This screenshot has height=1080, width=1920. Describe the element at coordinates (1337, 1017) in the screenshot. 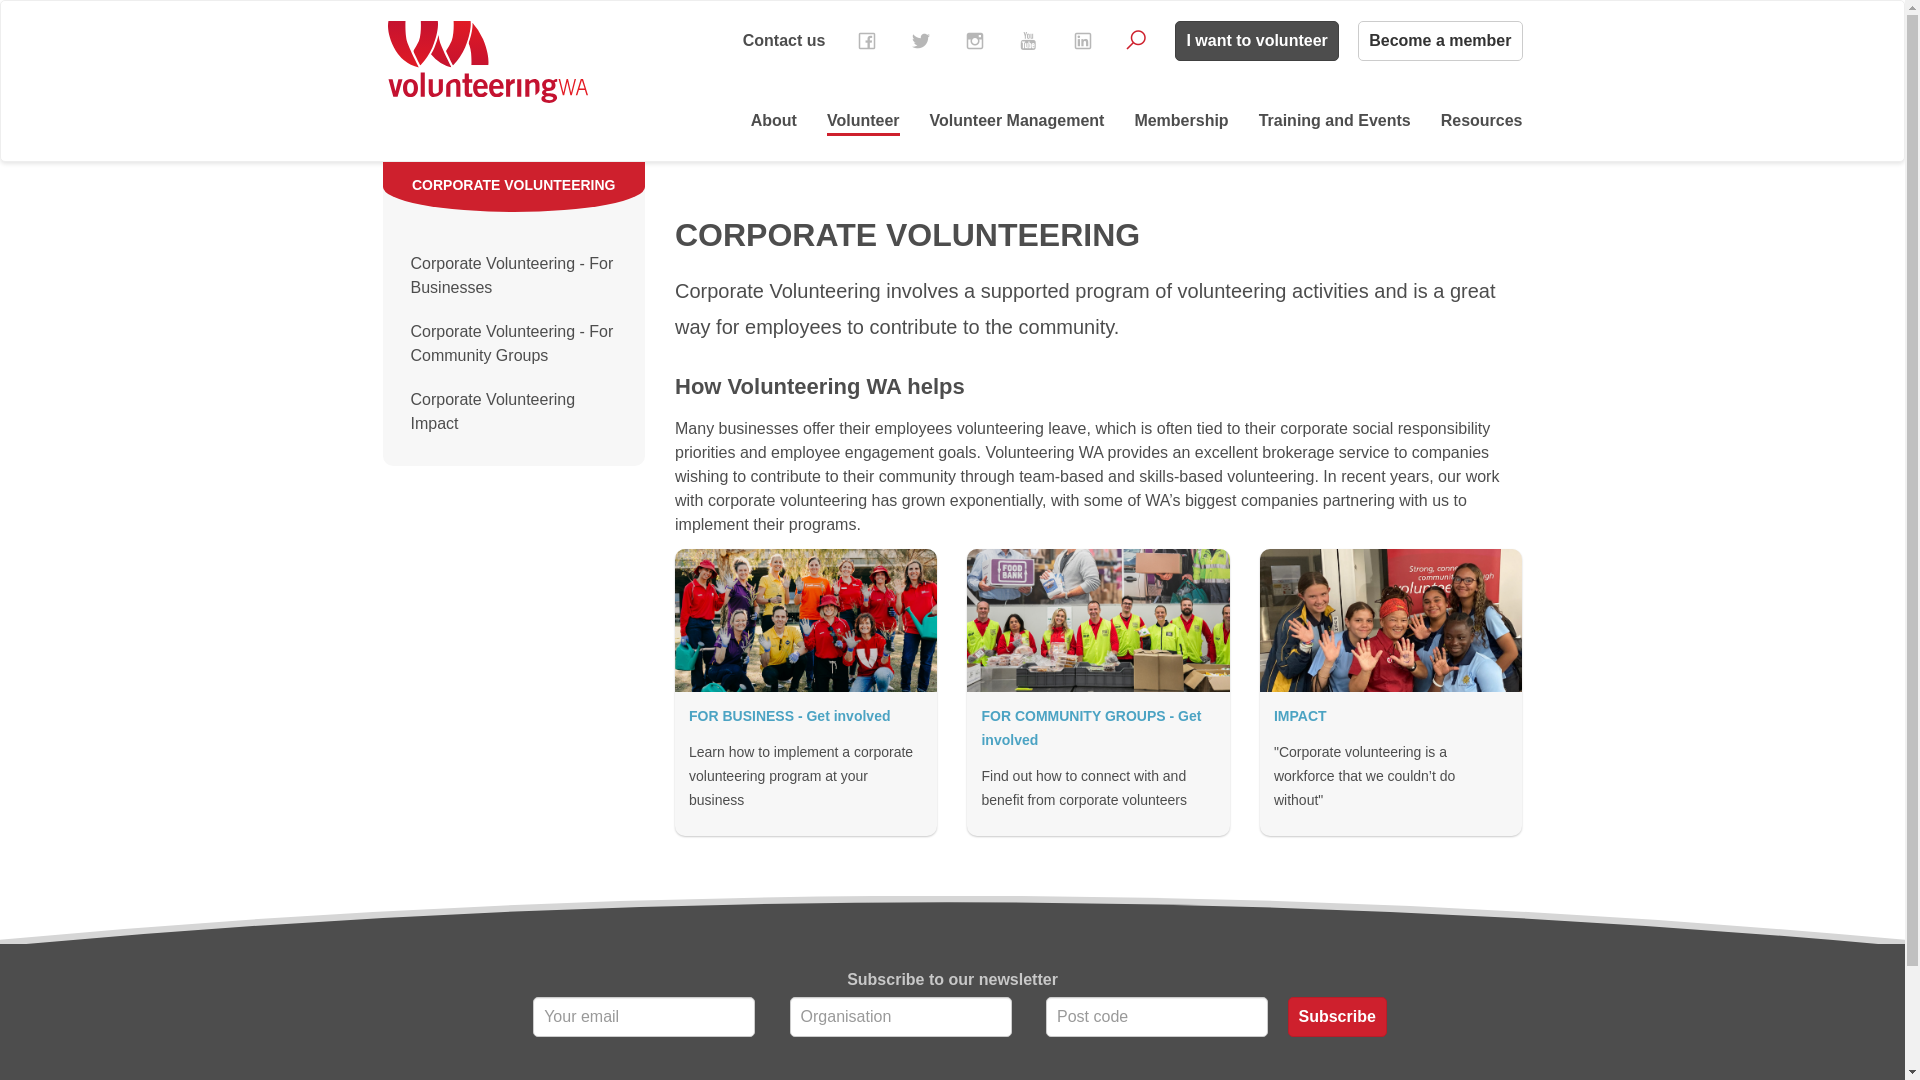

I see `'Subscribe'` at that location.